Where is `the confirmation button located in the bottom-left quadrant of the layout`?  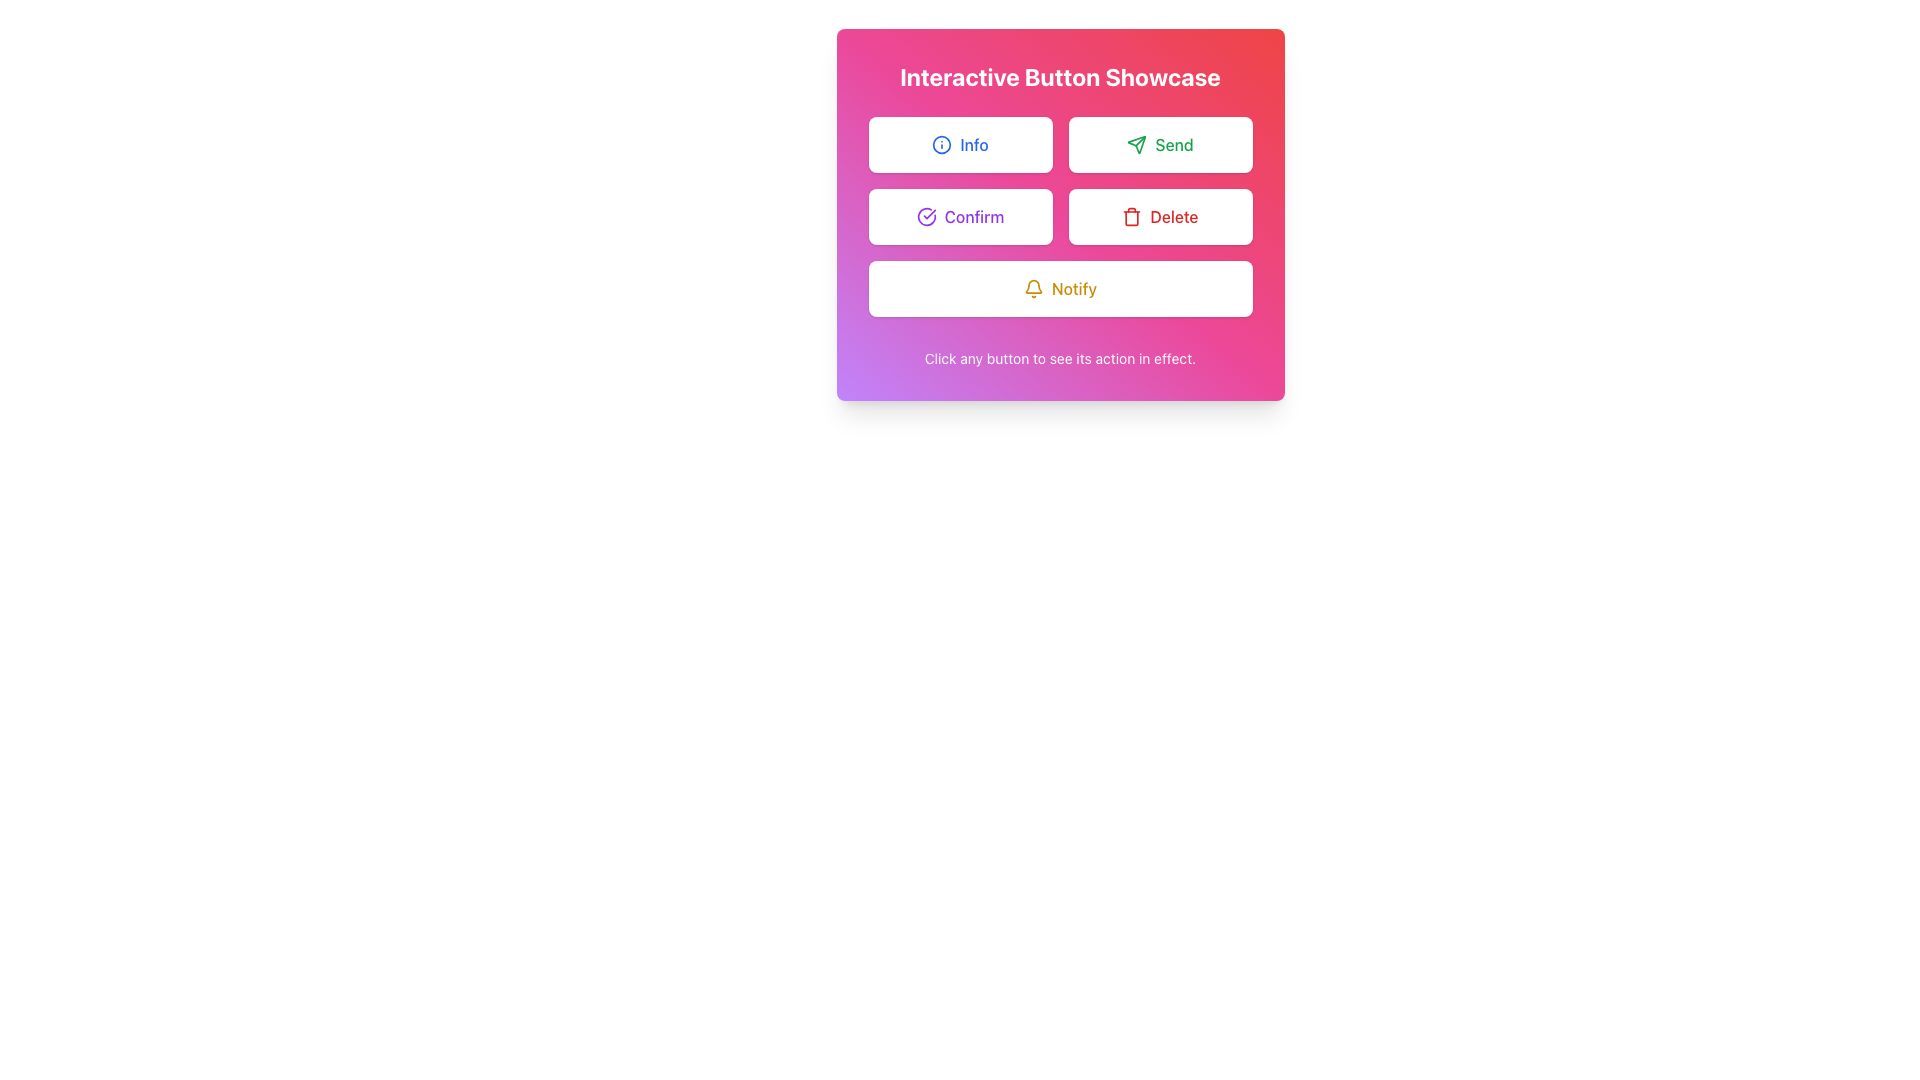
the confirmation button located in the bottom-left quadrant of the layout is located at coordinates (960, 216).